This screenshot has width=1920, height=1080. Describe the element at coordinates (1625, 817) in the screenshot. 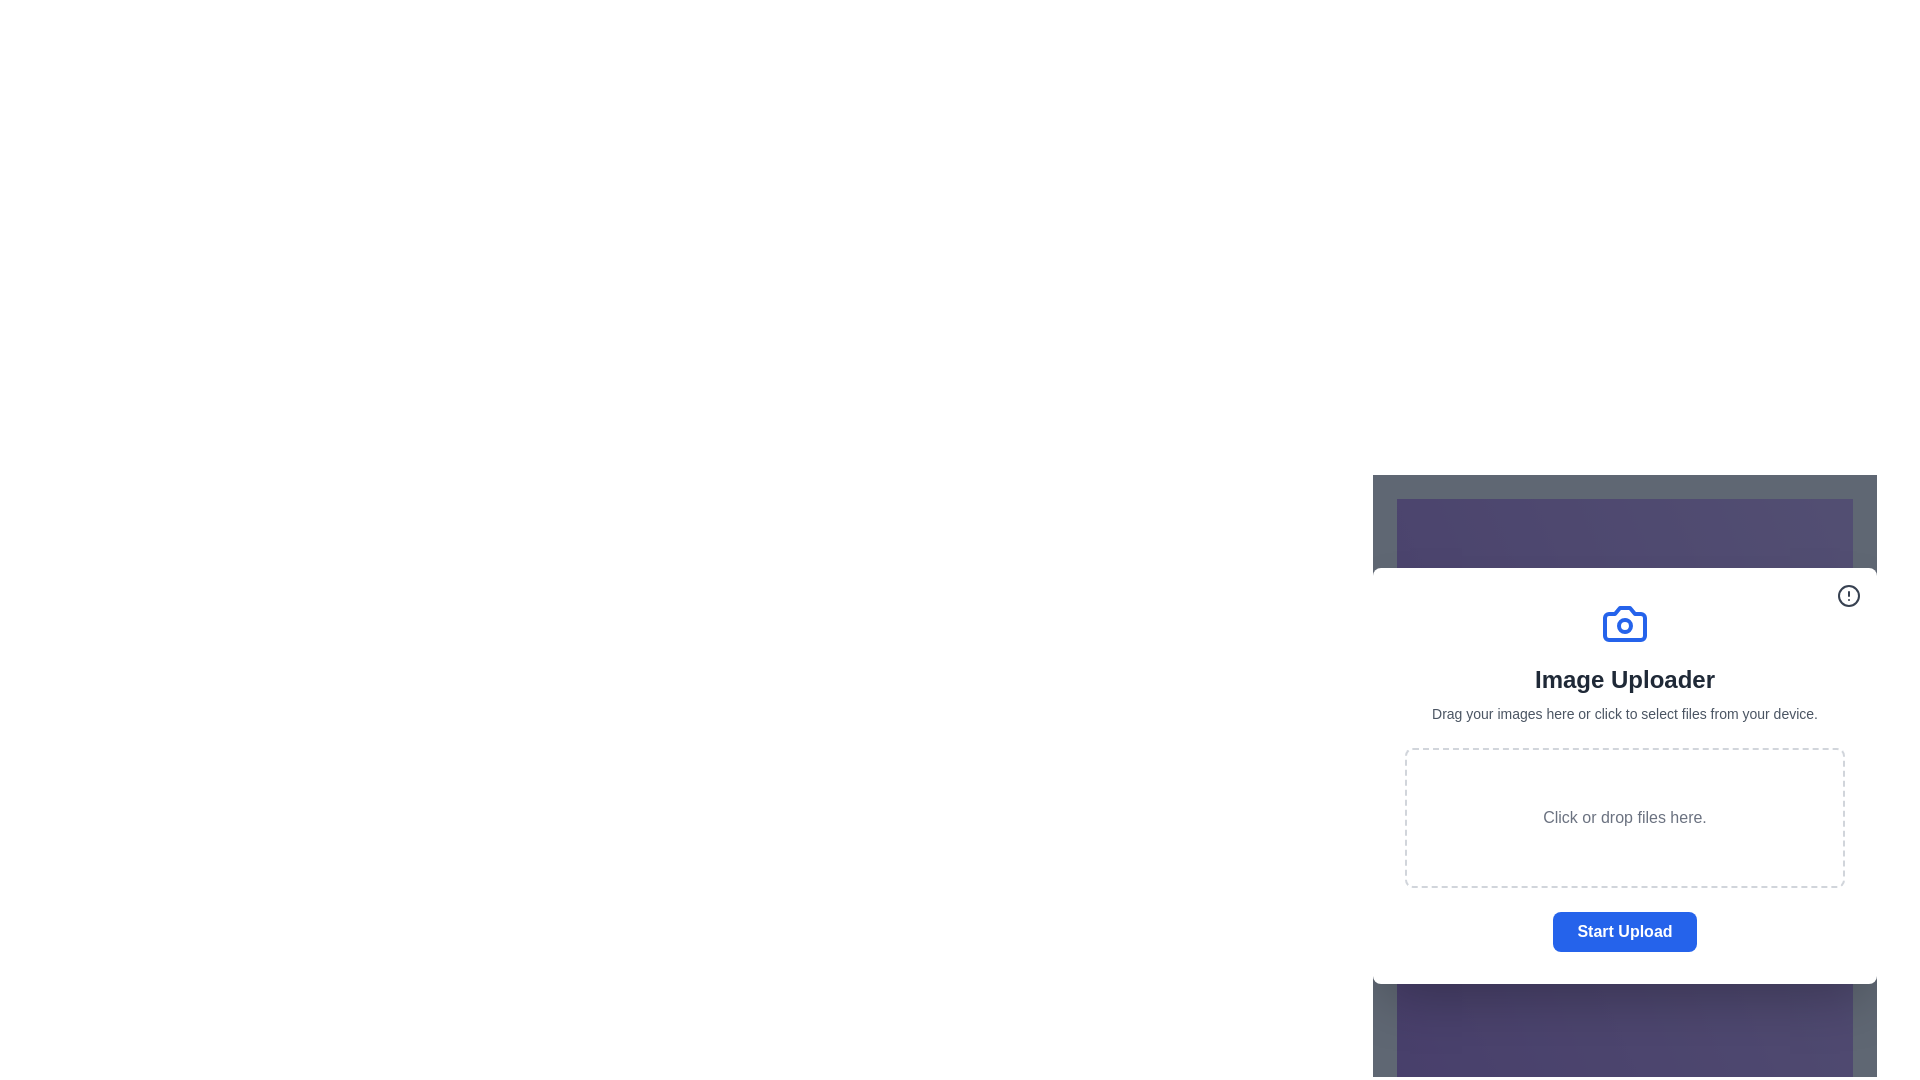

I see `the File upload drop zone, which is a rectangular area with a dashed border and the text 'Click or drop files here.' centered inside` at that location.